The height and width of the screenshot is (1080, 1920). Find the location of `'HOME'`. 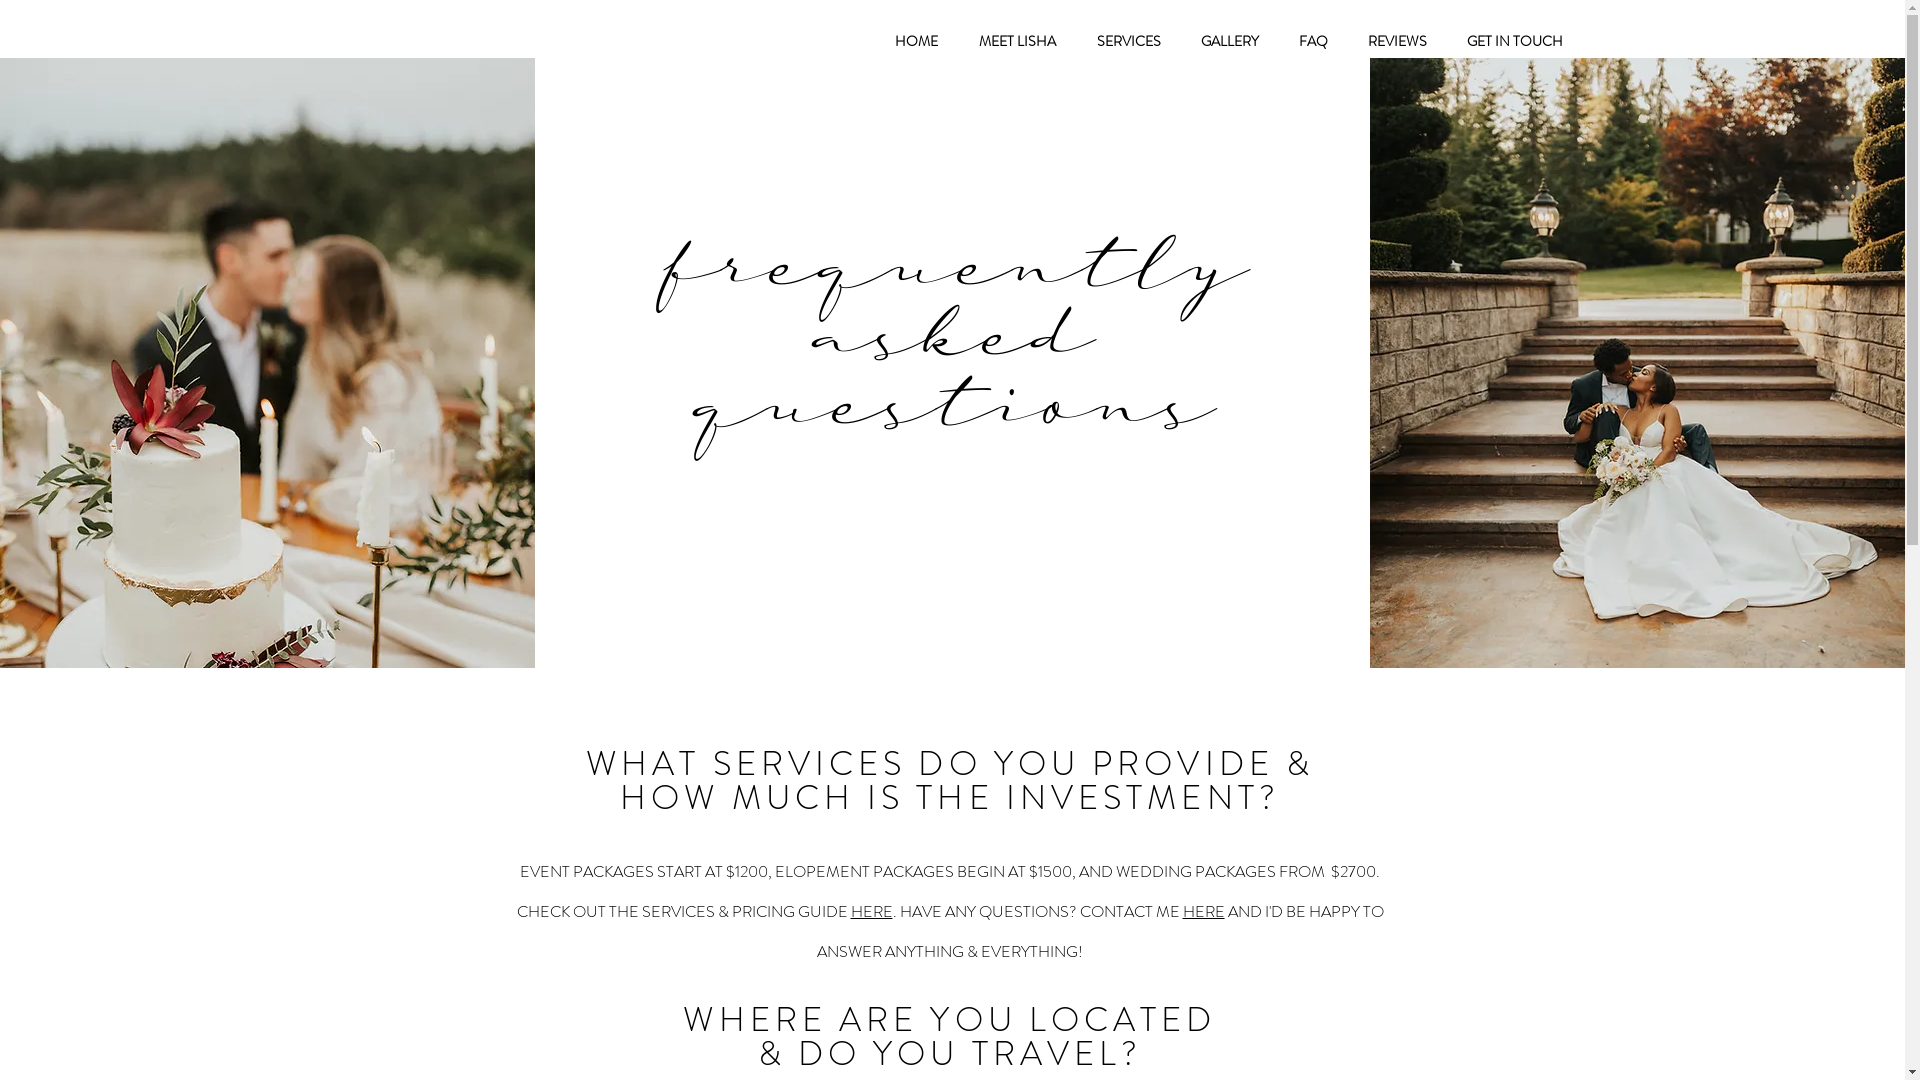

'HOME' is located at coordinates (915, 41).